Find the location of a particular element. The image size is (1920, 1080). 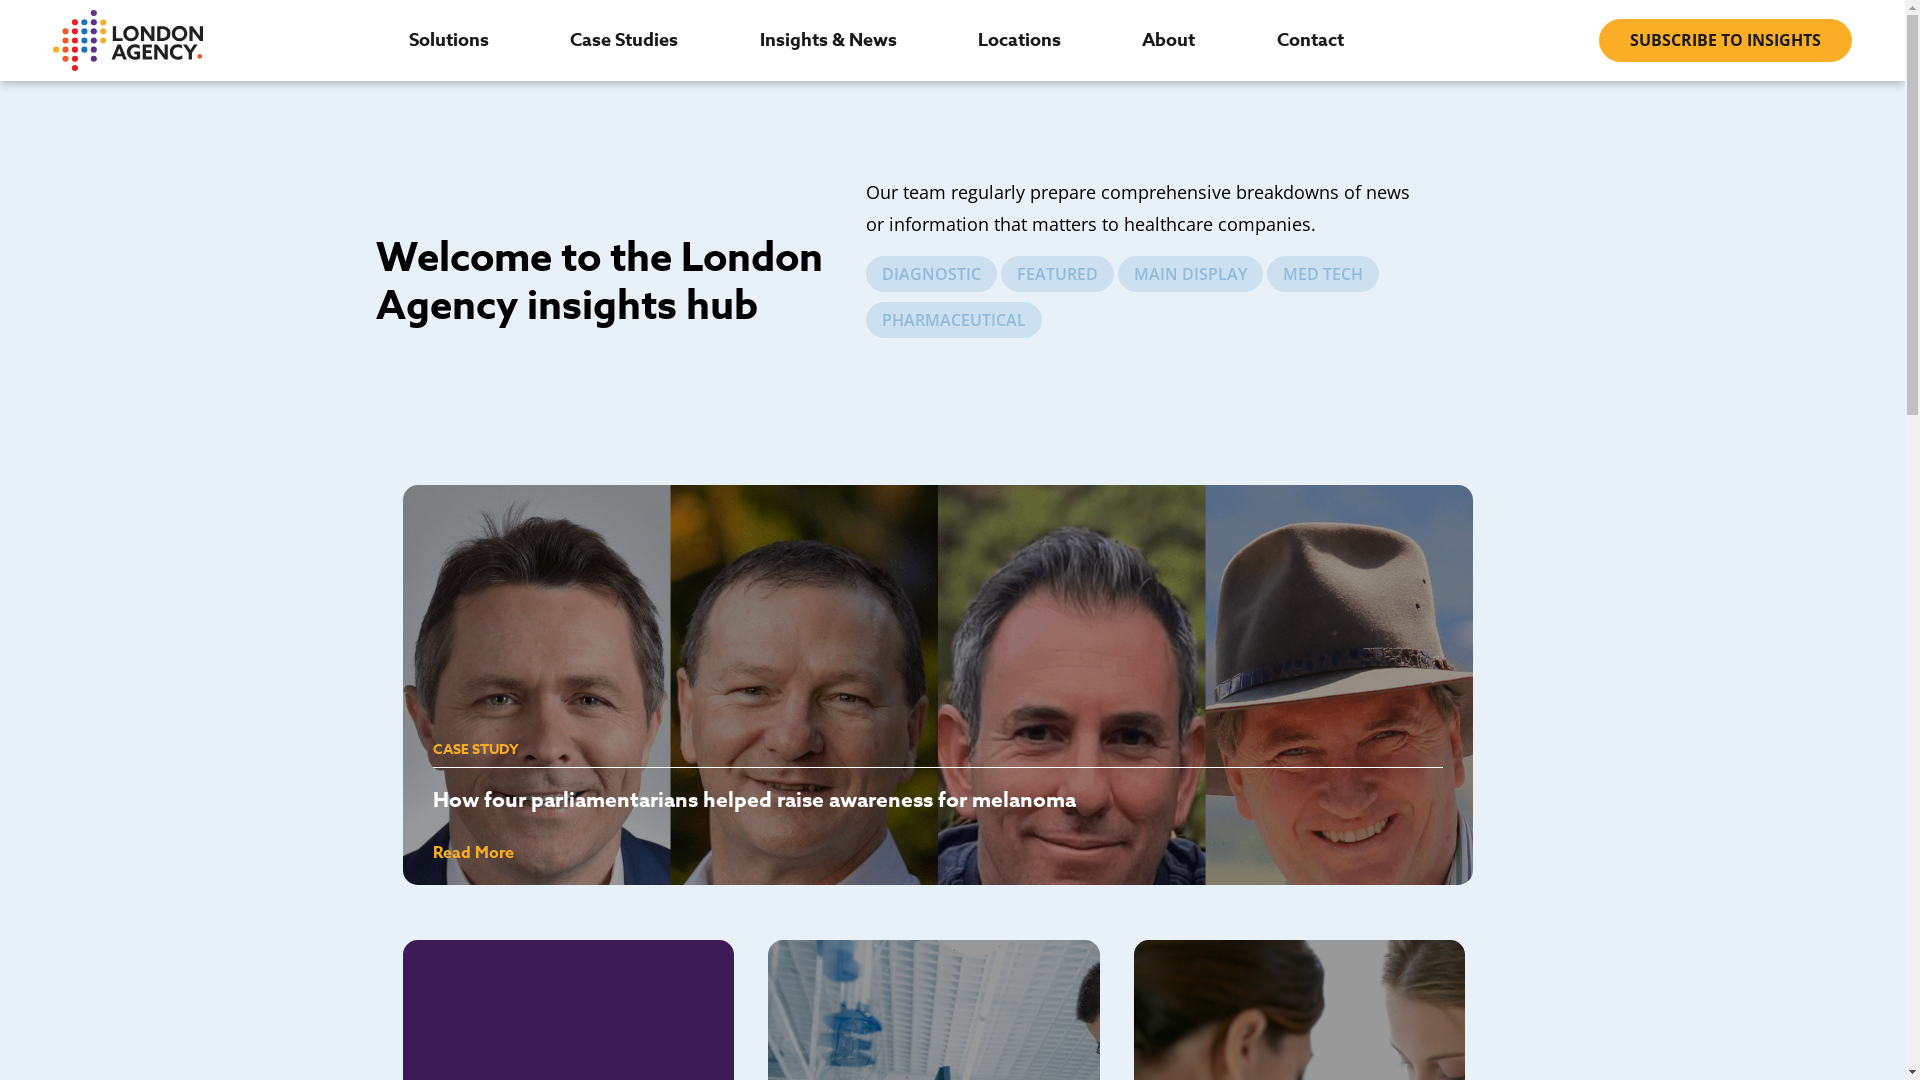

'DIAGNOSTIC' is located at coordinates (930, 273).